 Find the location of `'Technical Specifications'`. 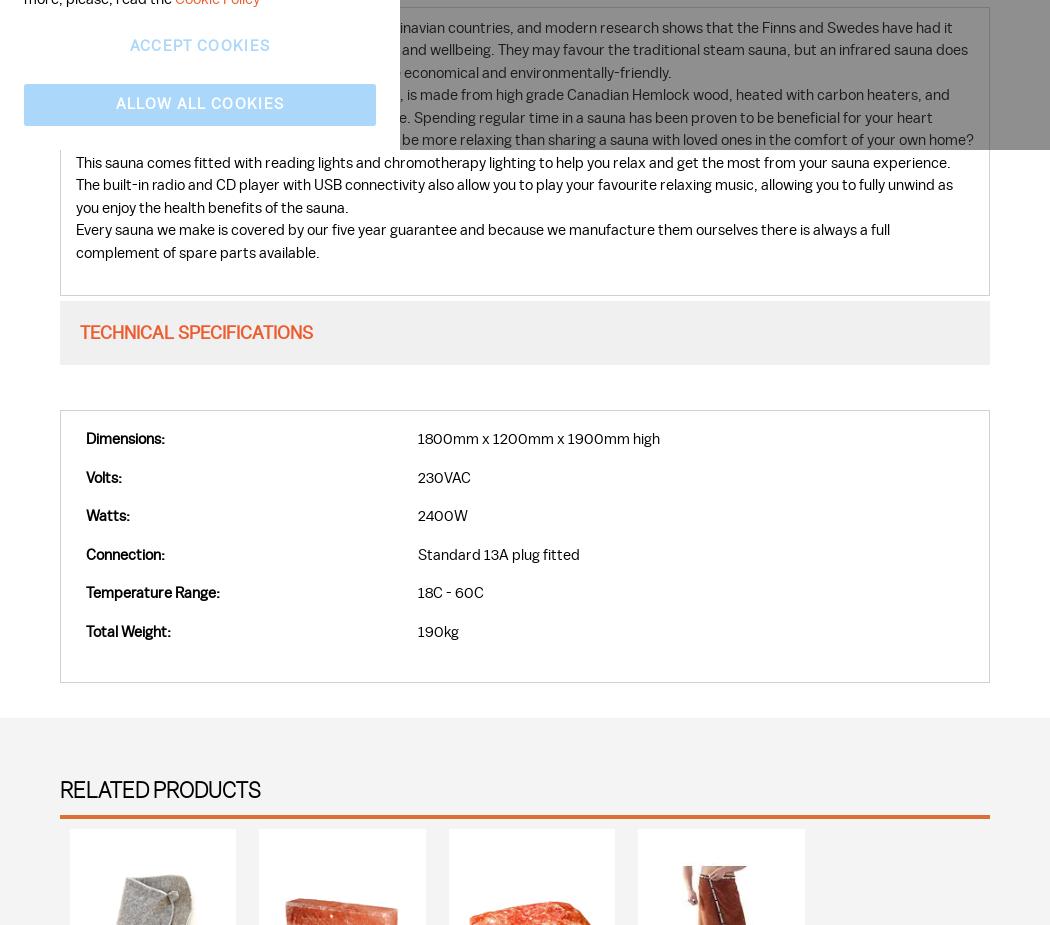

'Technical Specifications' is located at coordinates (80, 332).